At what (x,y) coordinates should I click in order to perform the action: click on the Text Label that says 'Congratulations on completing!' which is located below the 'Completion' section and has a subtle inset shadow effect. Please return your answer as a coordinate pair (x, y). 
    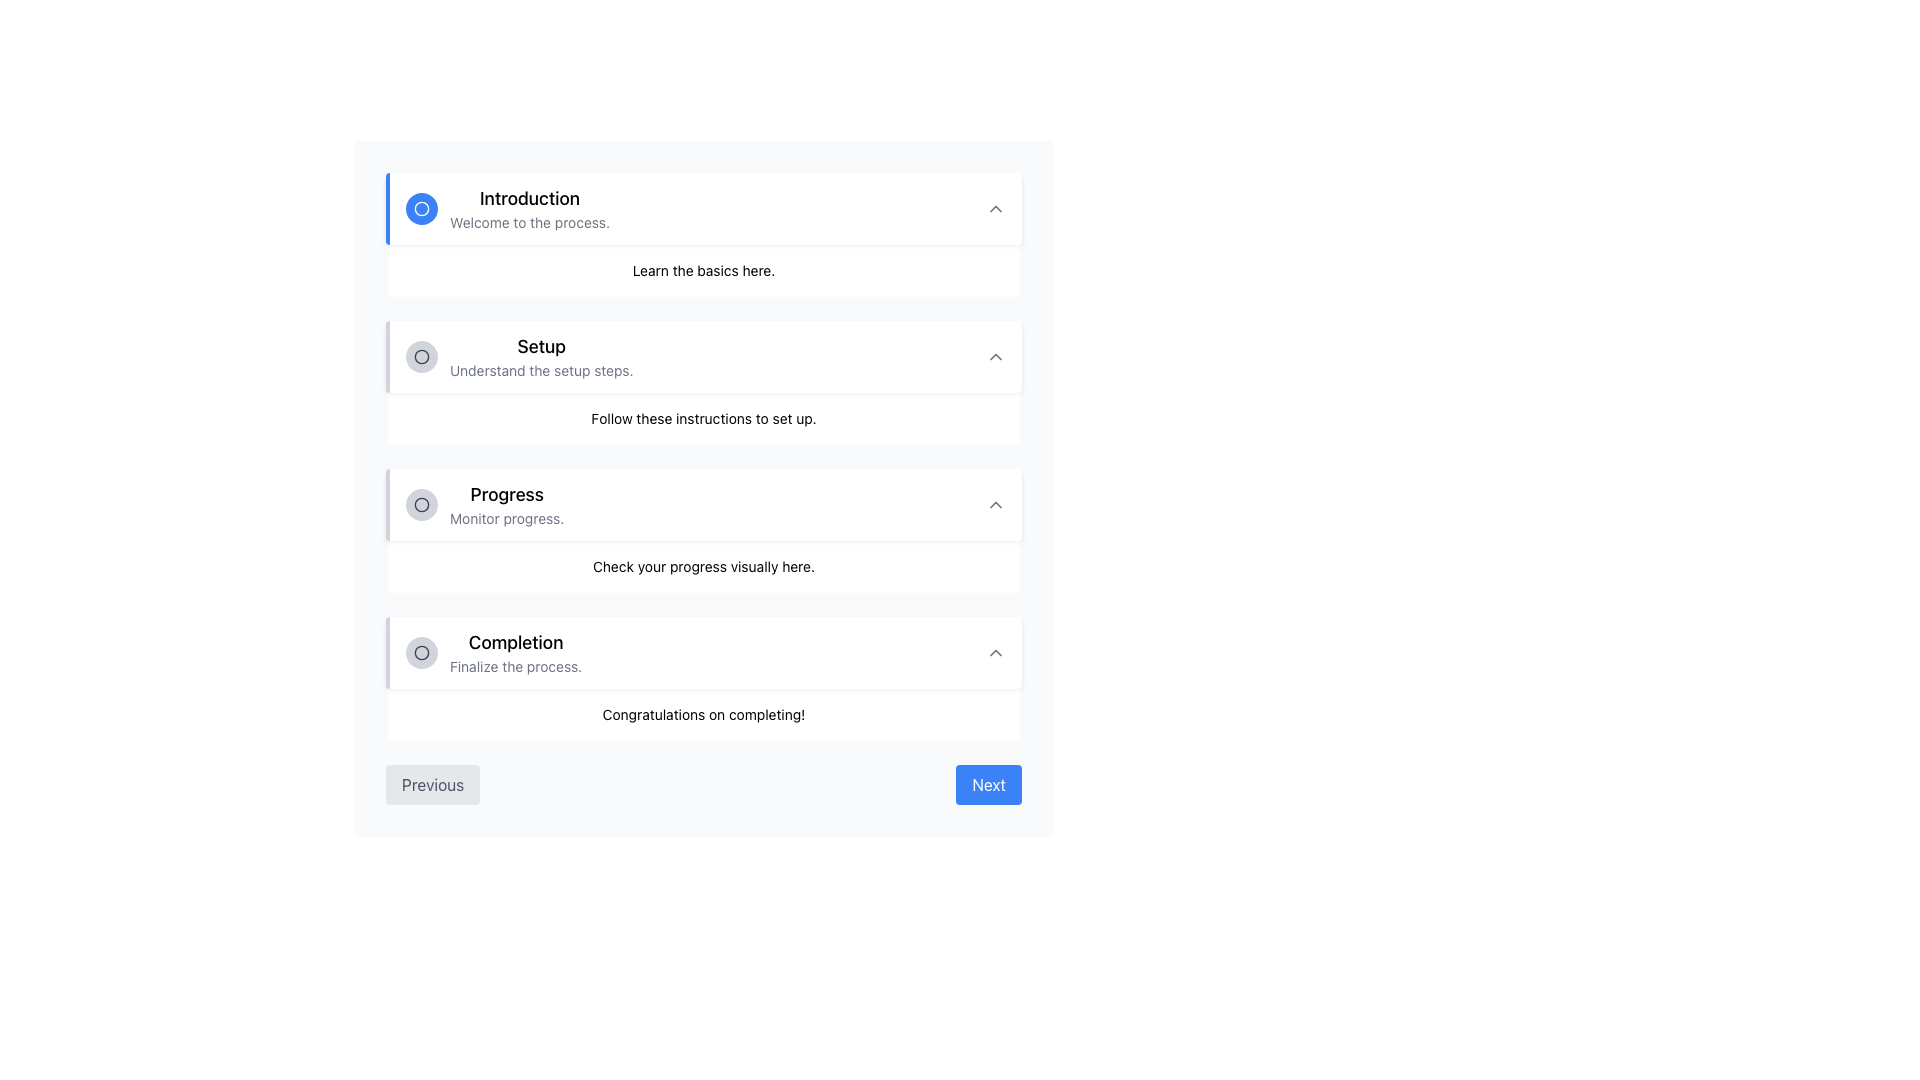
    Looking at the image, I should click on (704, 713).